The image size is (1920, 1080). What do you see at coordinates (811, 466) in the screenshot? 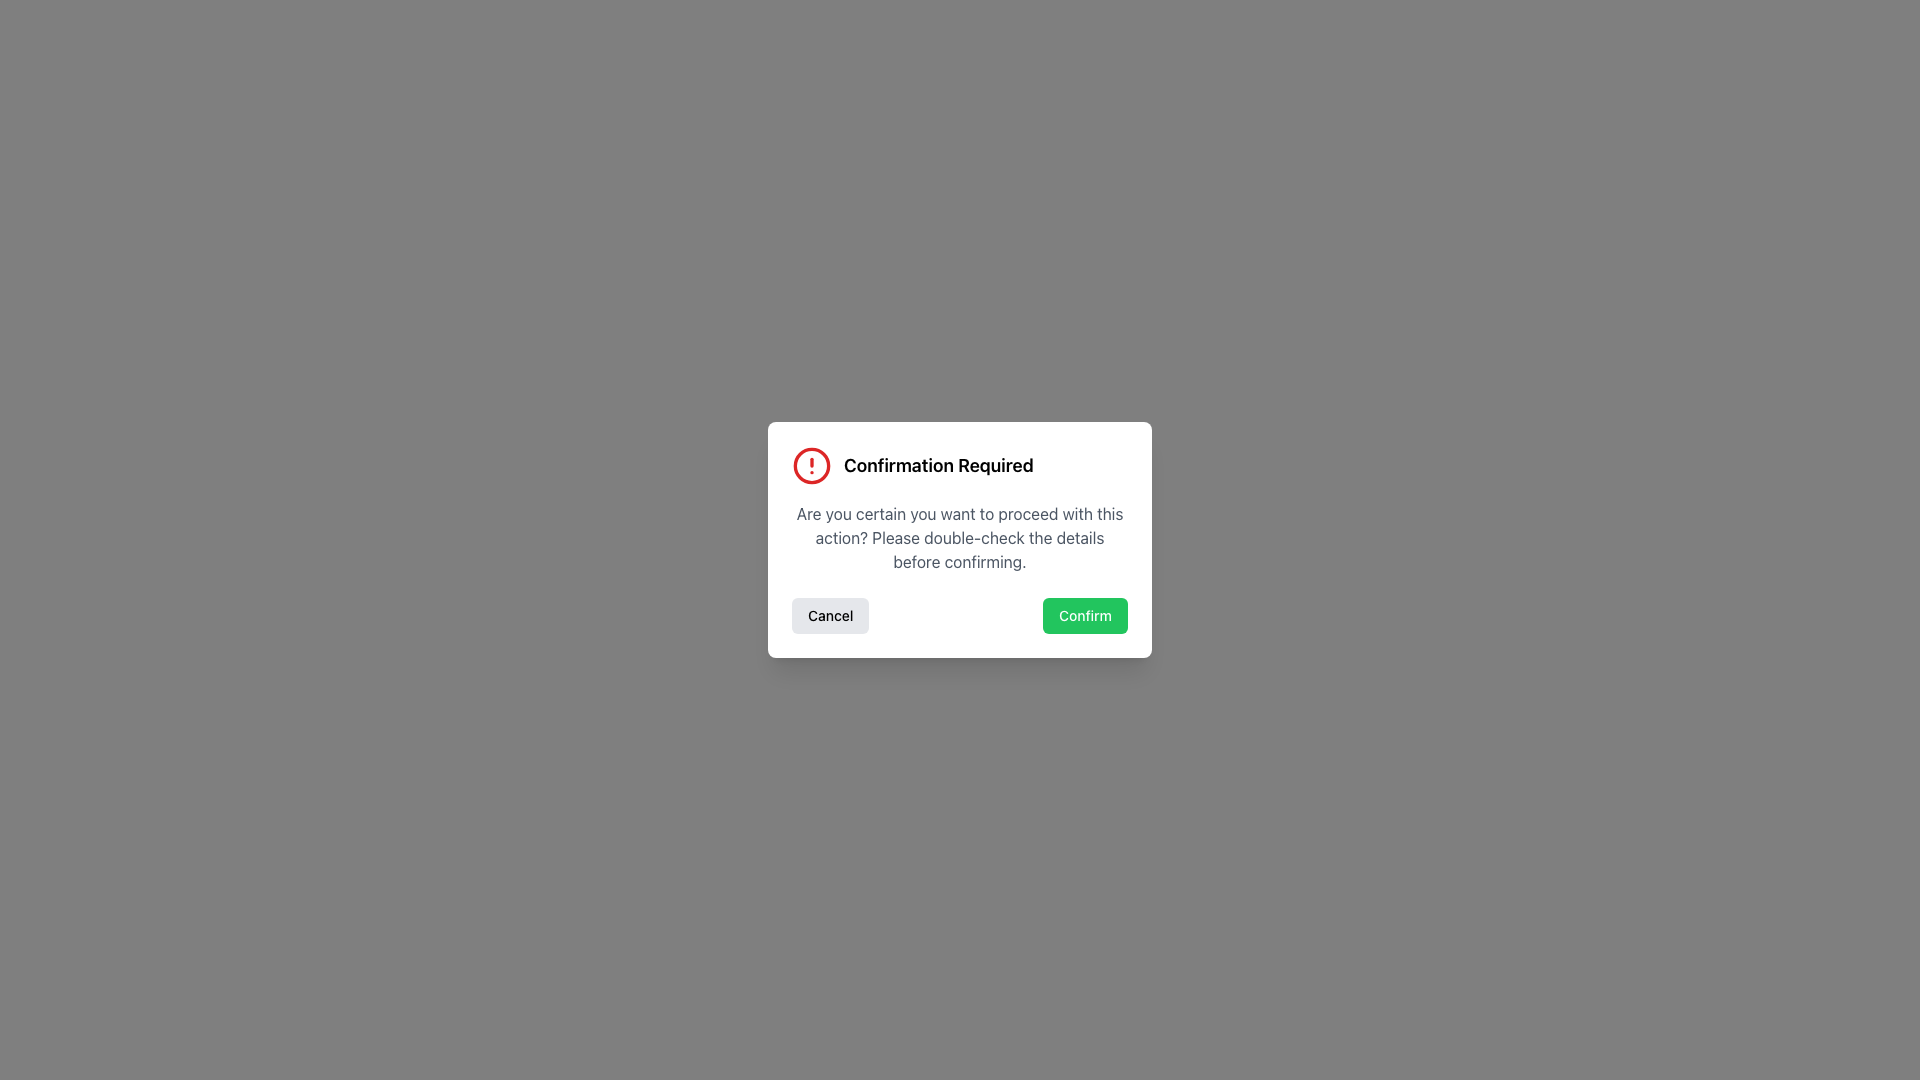
I see `the graphic element that serves as a visual alert icon indicating importance or warning in the top-left corner of the modal dialog` at bounding box center [811, 466].